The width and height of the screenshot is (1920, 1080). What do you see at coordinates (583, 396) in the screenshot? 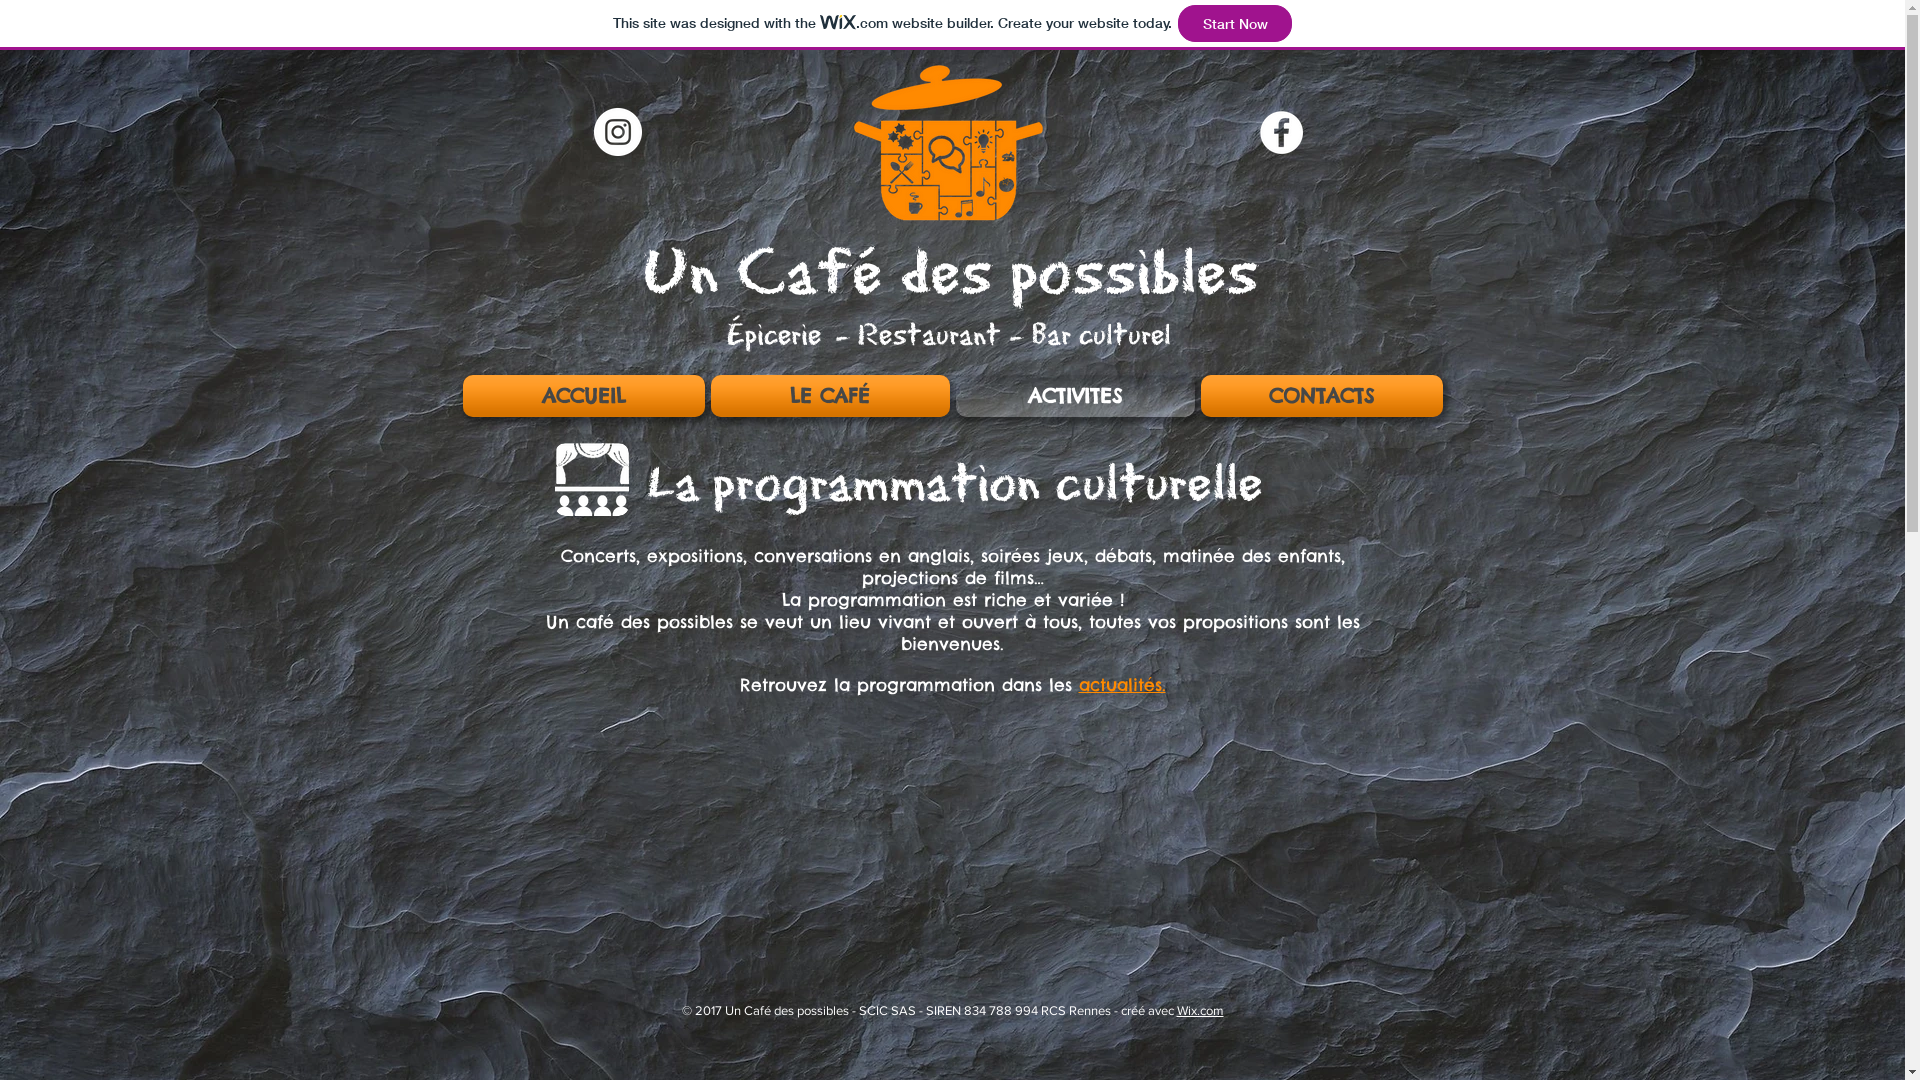
I see `'ACCUEIL'` at bounding box center [583, 396].